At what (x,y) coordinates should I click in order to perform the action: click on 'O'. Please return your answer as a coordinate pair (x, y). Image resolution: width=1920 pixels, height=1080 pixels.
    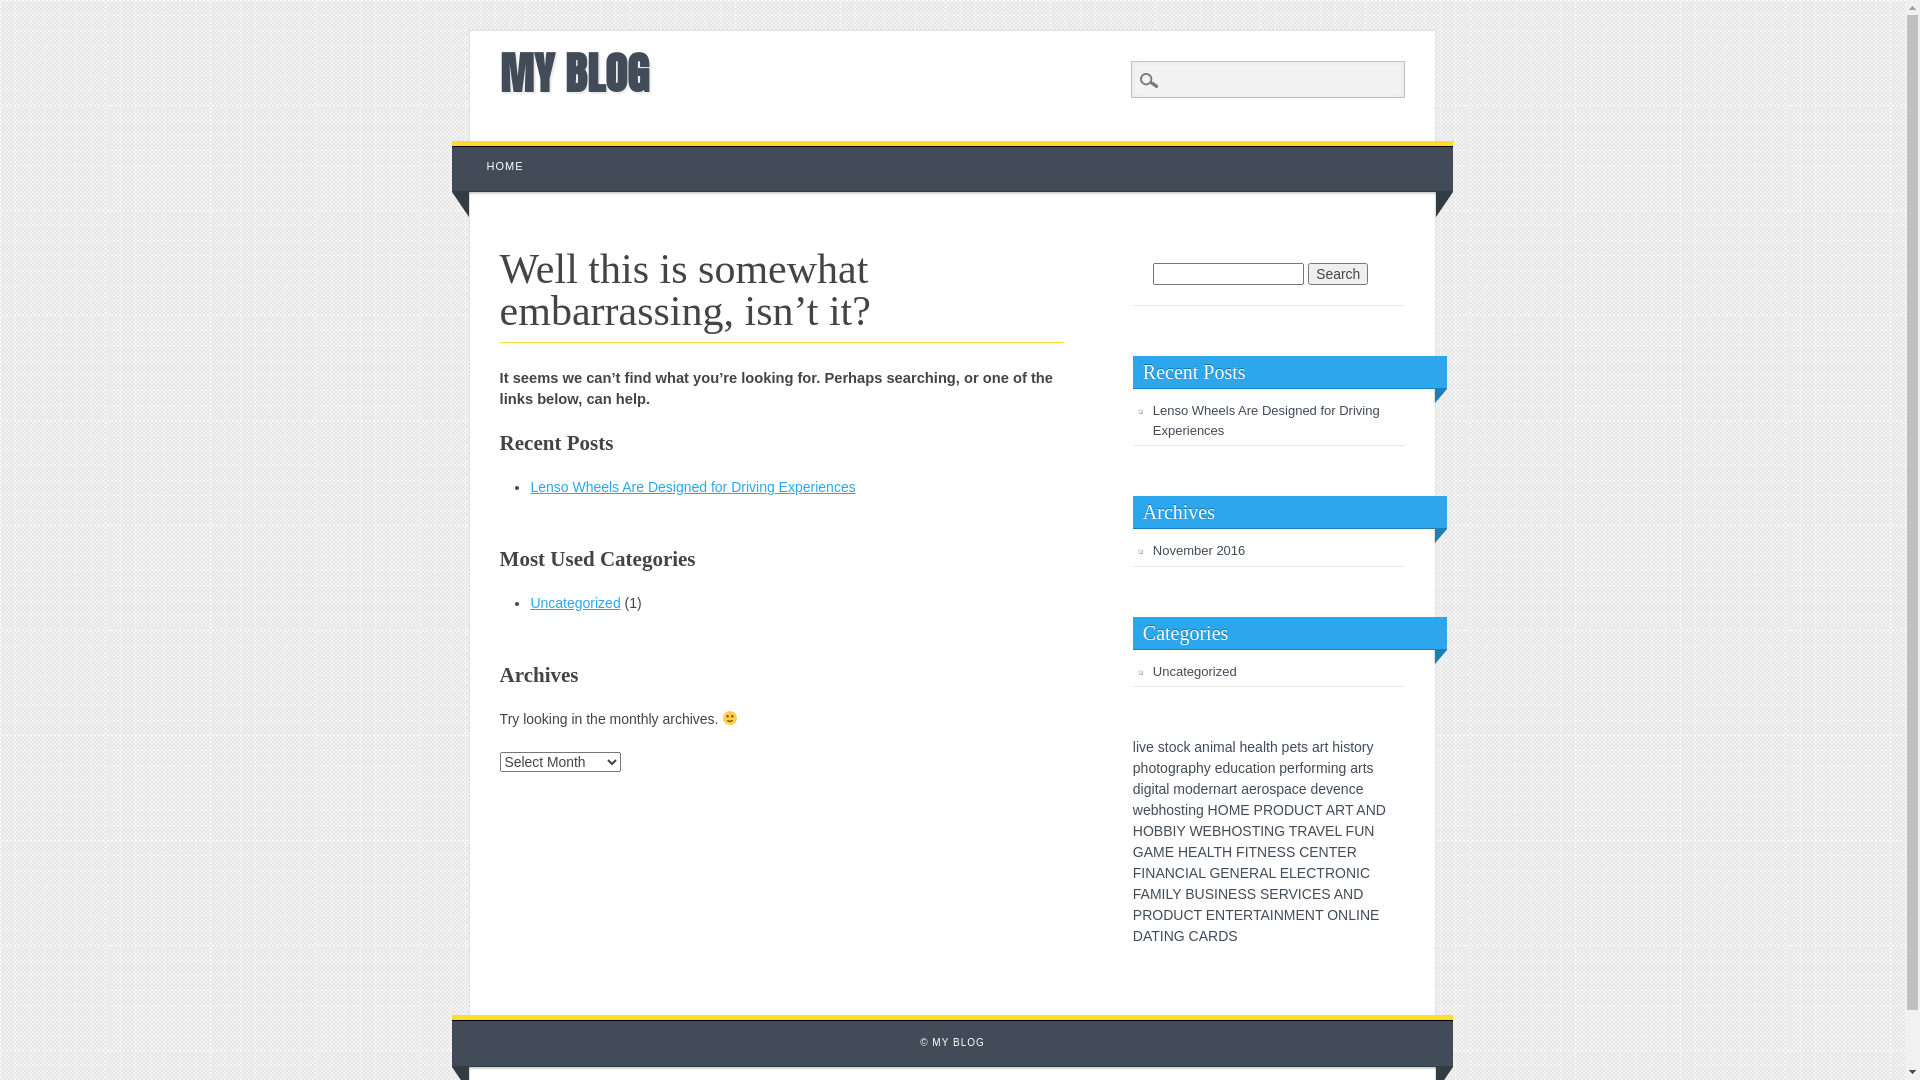
    Looking at the image, I should click on (1222, 810).